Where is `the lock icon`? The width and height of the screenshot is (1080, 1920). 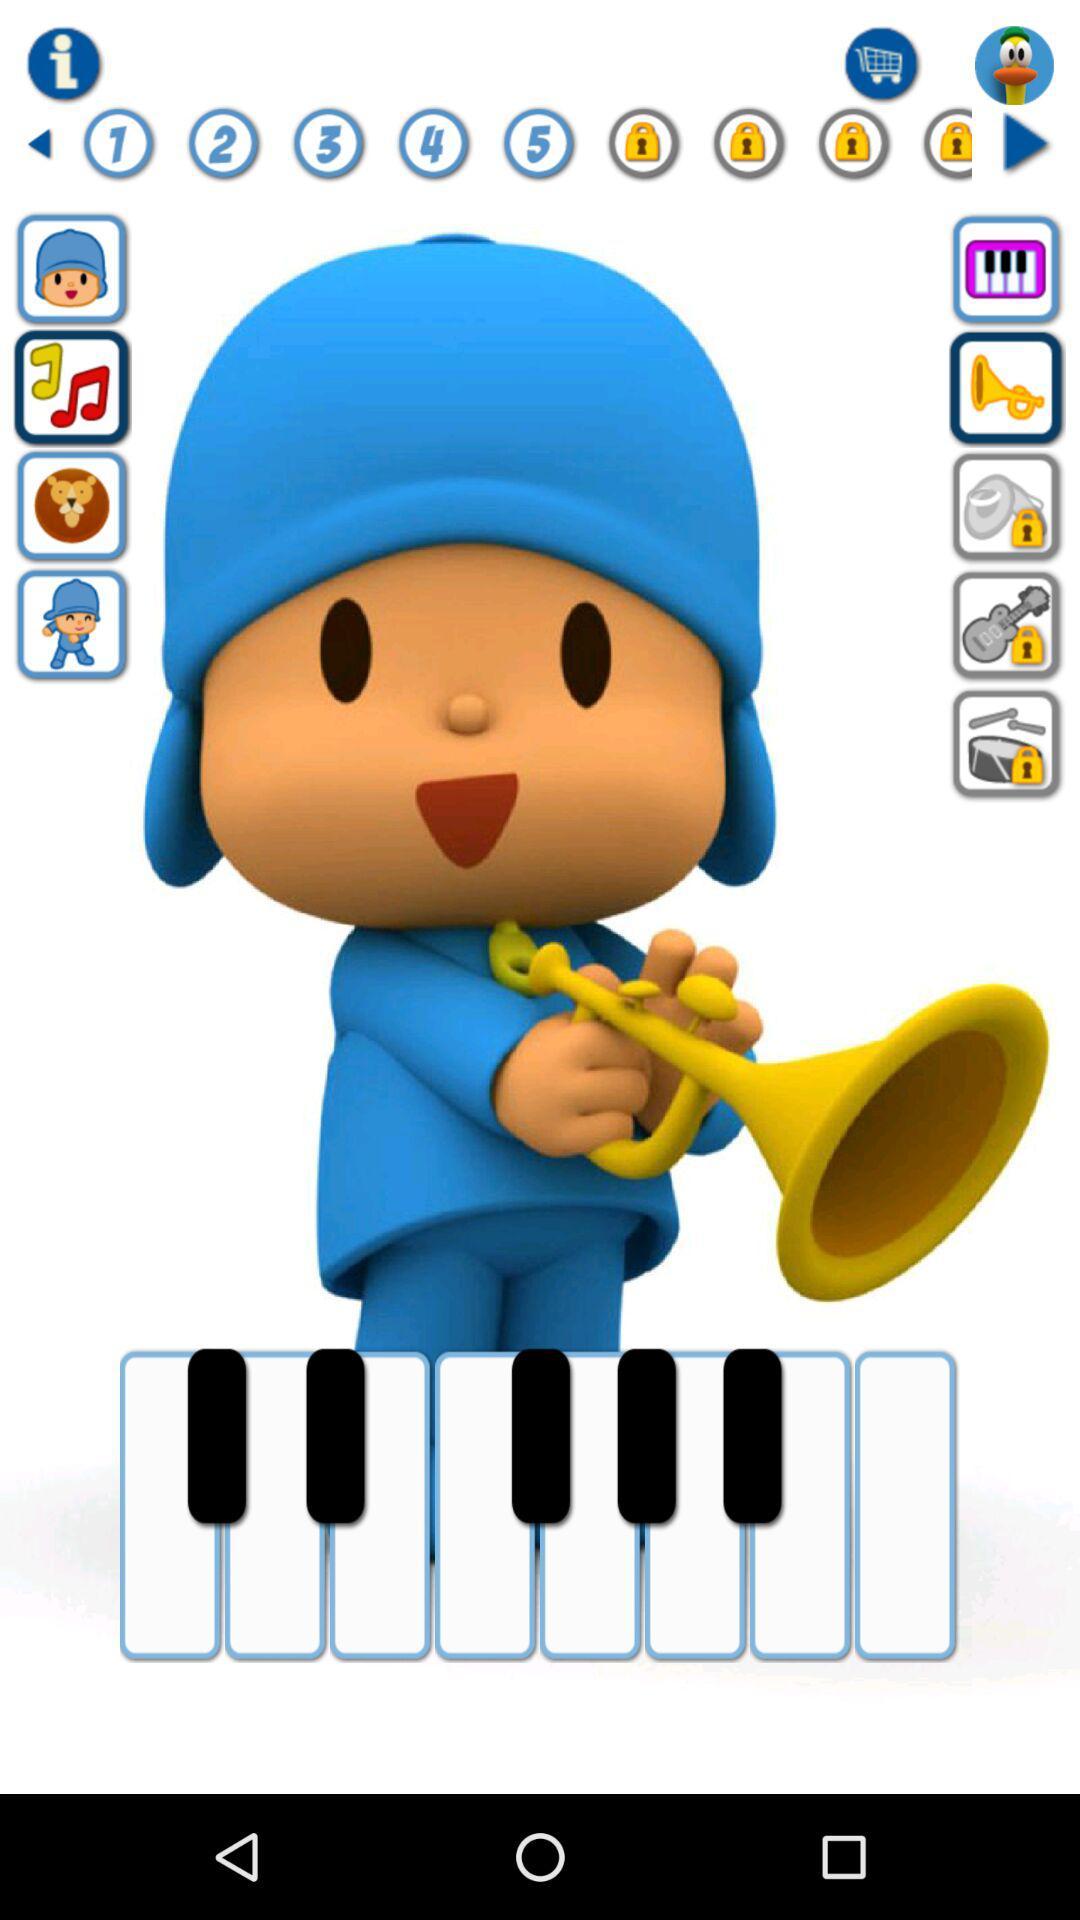 the lock icon is located at coordinates (854, 153).